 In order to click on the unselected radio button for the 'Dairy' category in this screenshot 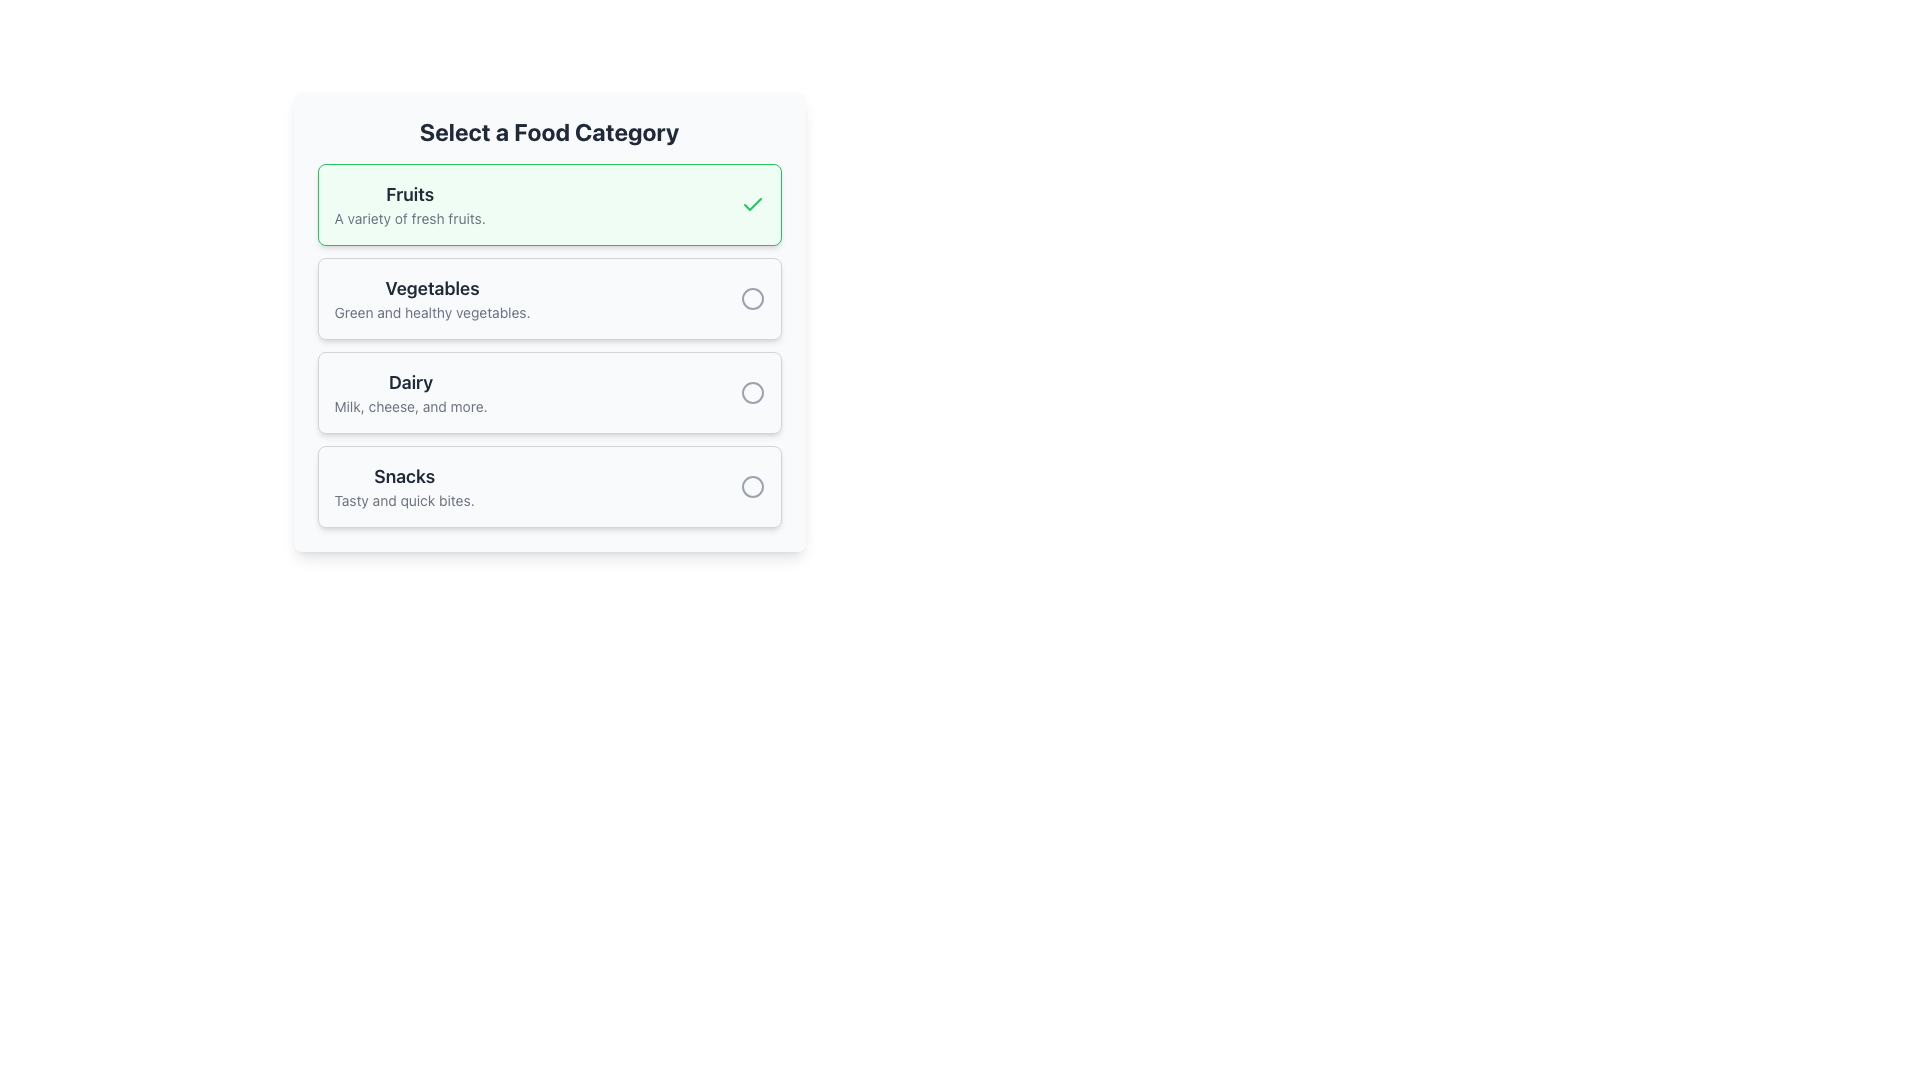, I will do `click(751, 393)`.